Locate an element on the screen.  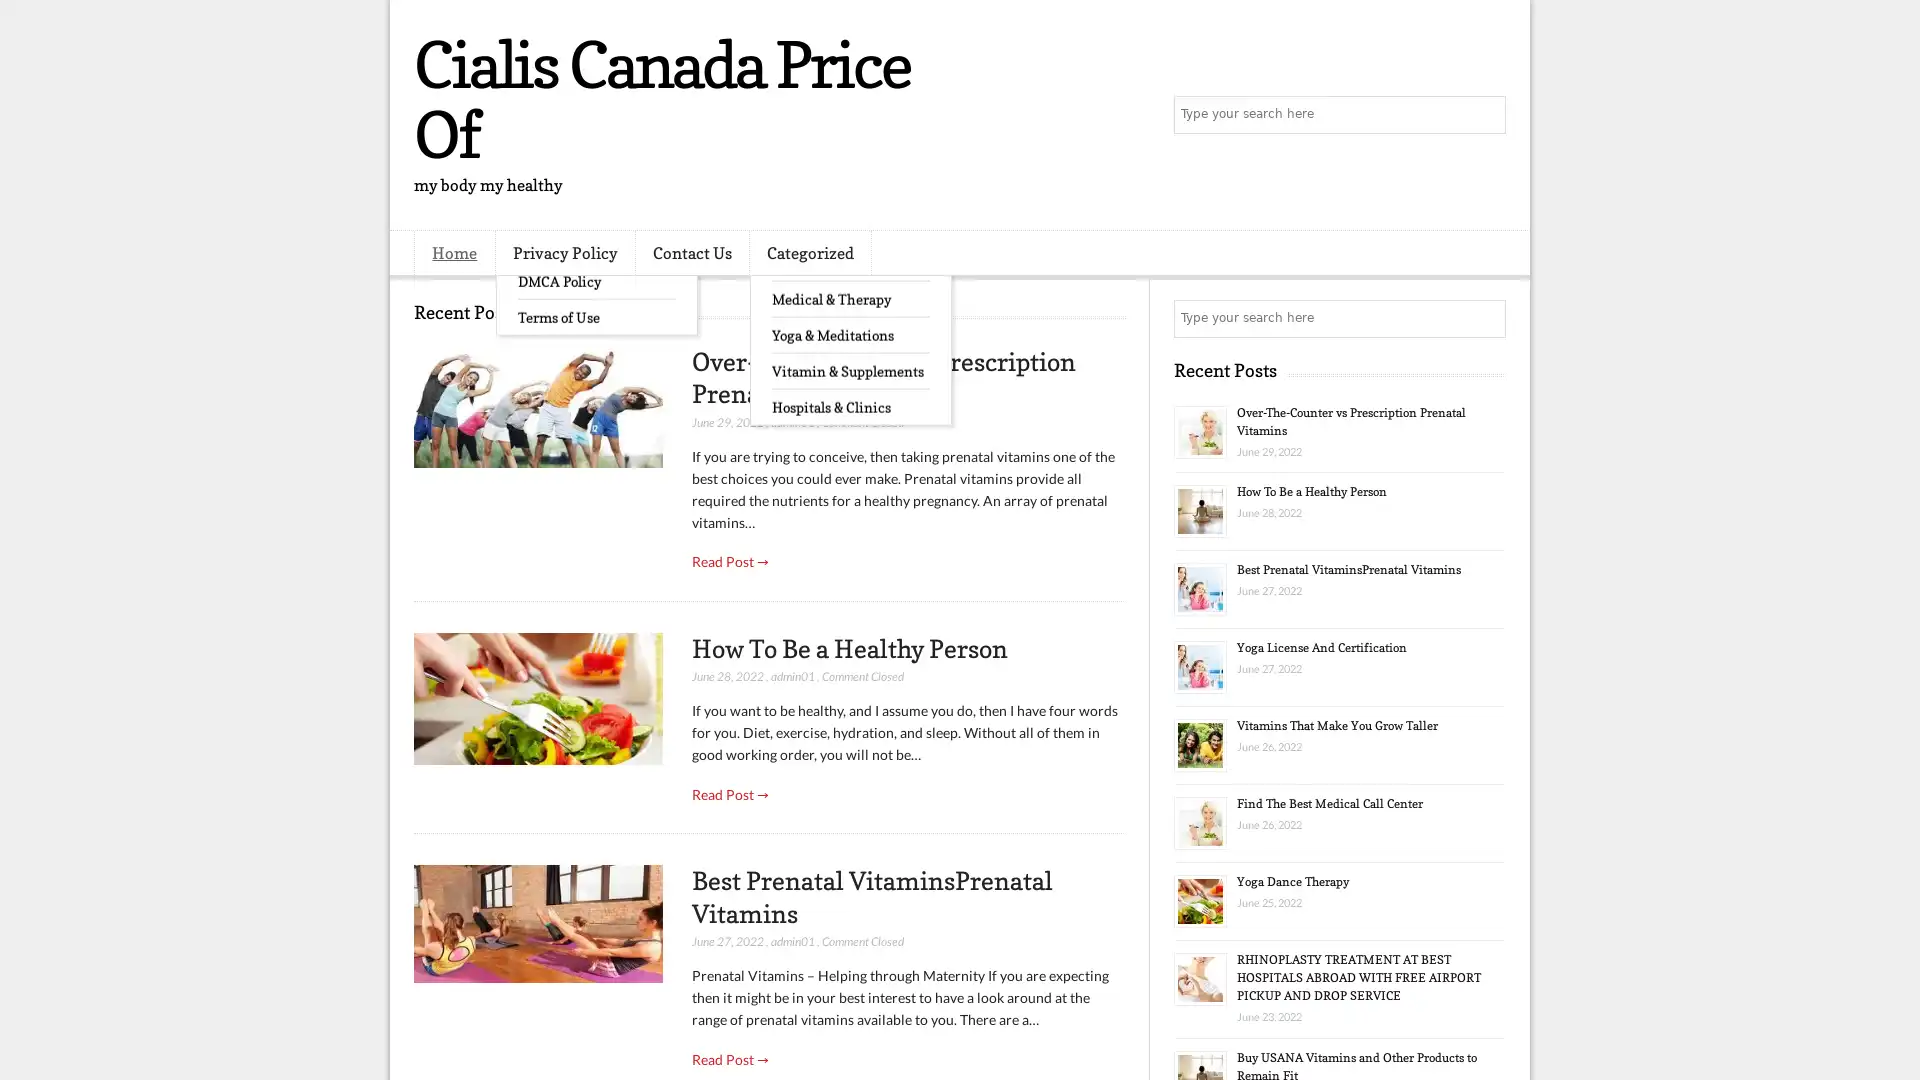
Search is located at coordinates (1485, 318).